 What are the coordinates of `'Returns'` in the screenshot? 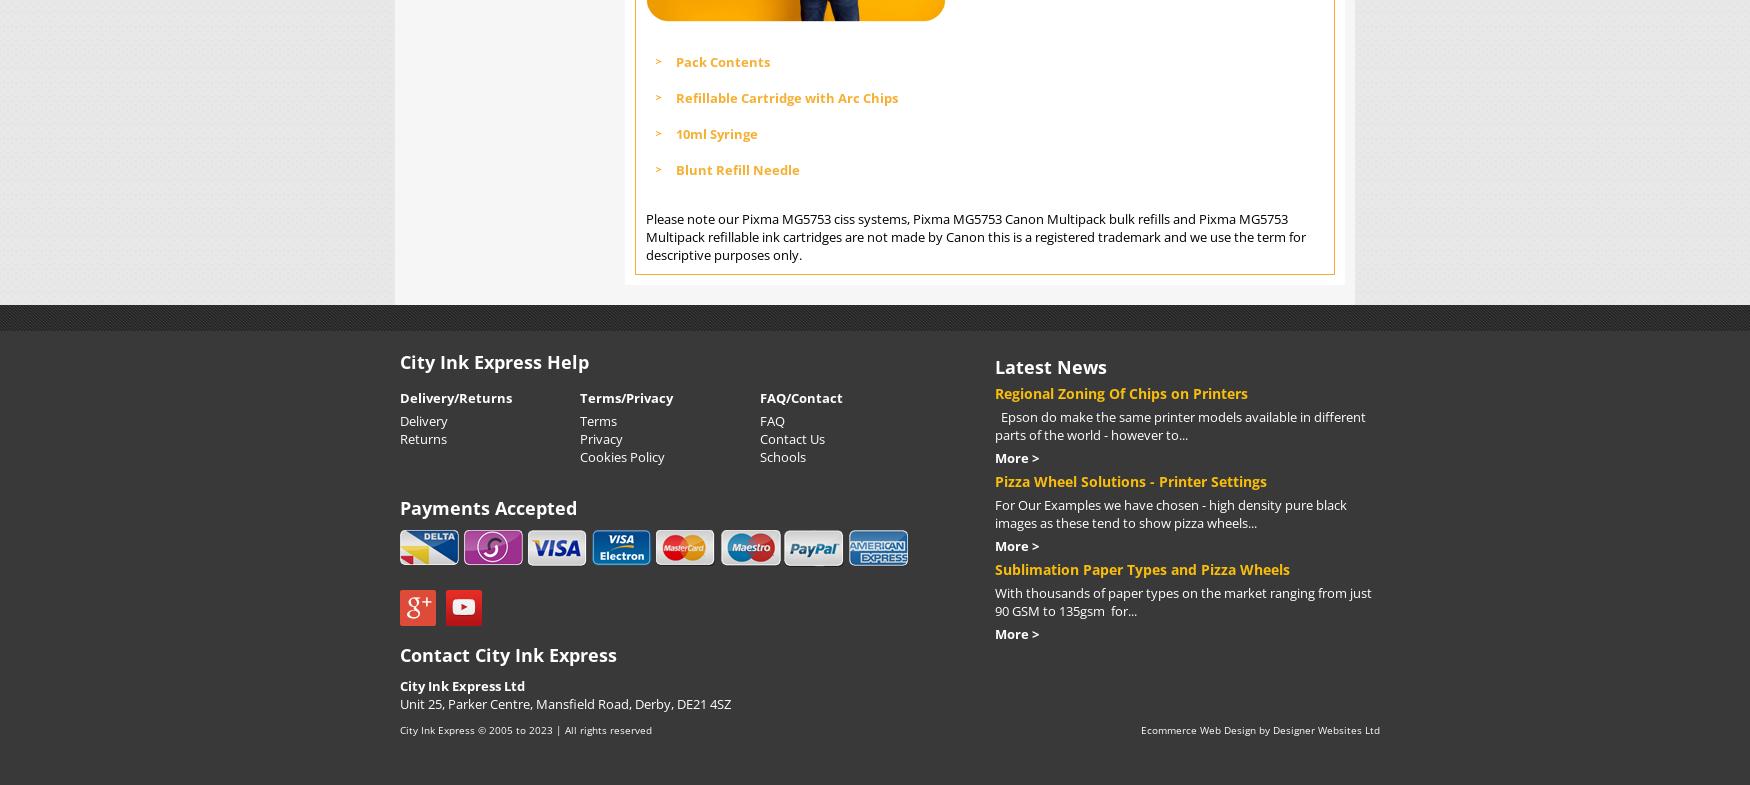 It's located at (422, 438).